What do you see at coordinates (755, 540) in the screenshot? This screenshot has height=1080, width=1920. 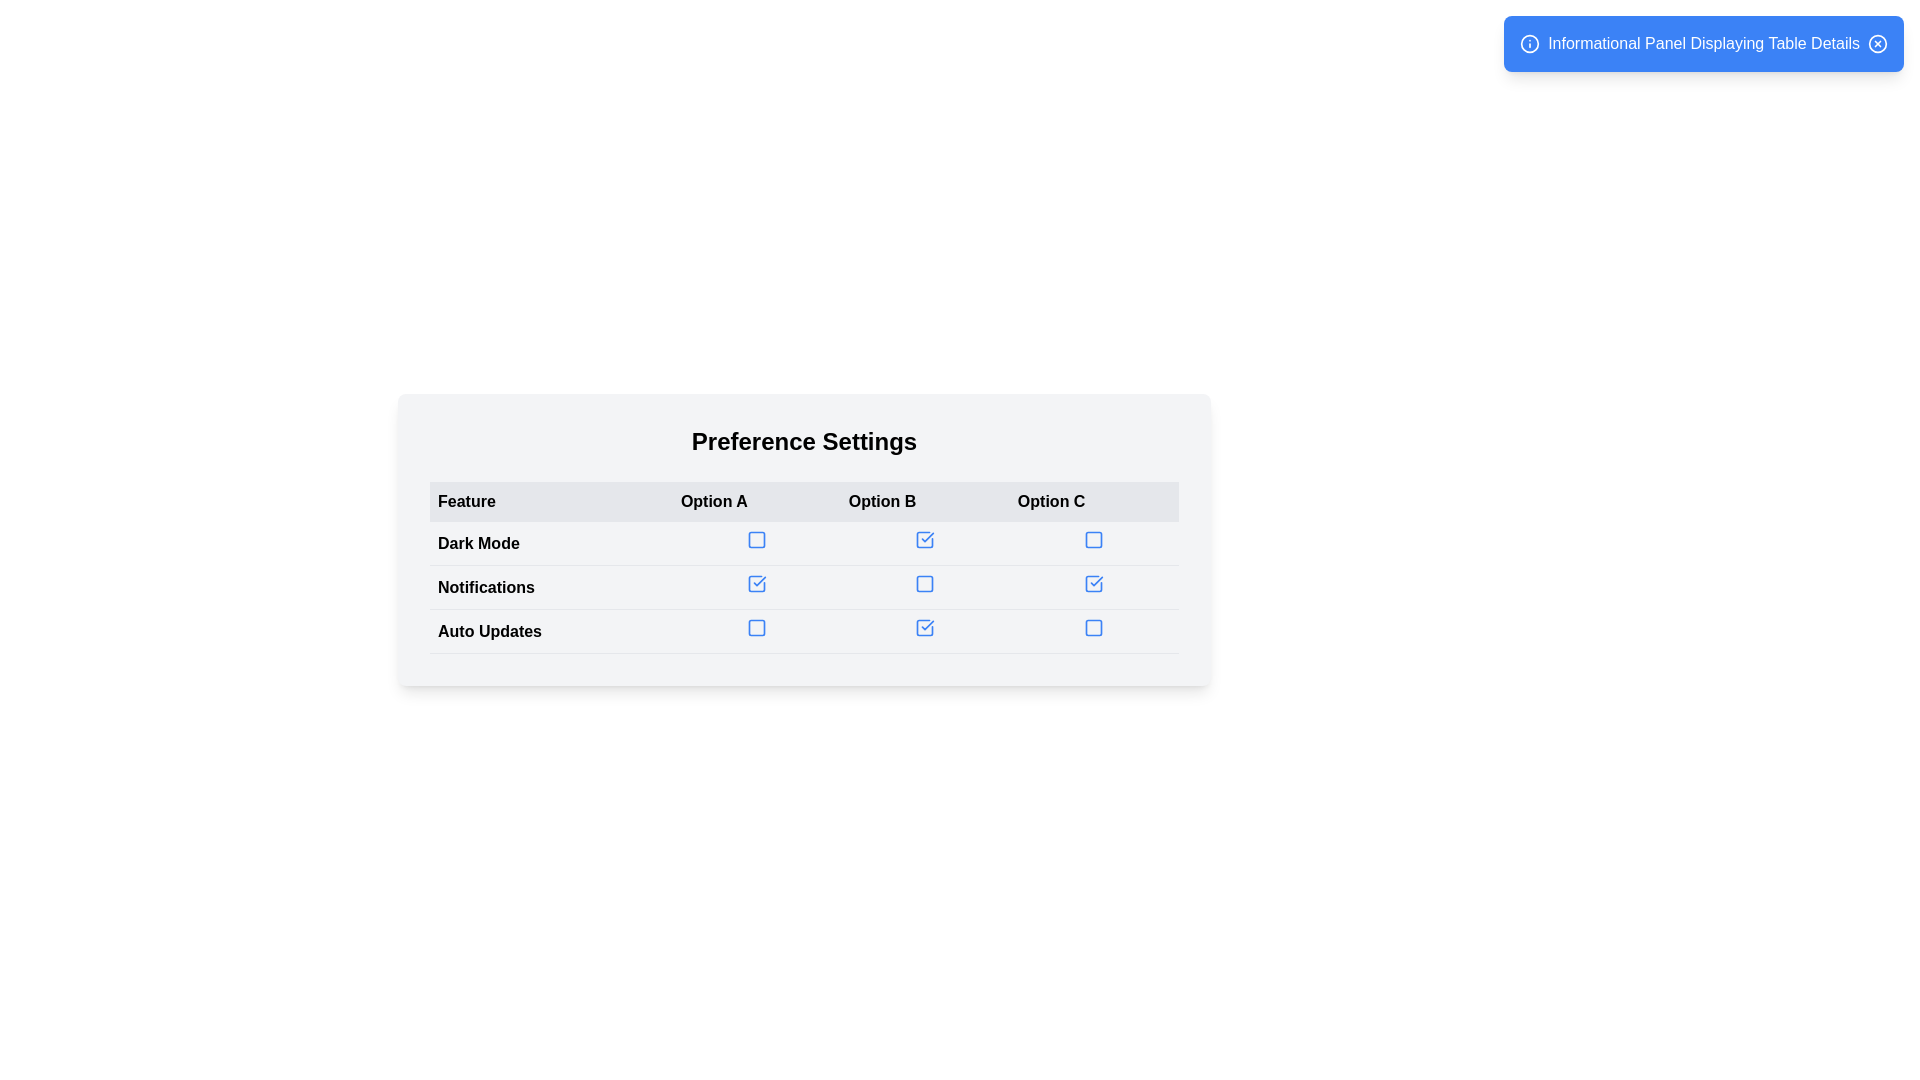 I see `the checkbox for 'Dark Mode' under 'Option A' in the 'Preference Settings' table` at bounding box center [755, 540].